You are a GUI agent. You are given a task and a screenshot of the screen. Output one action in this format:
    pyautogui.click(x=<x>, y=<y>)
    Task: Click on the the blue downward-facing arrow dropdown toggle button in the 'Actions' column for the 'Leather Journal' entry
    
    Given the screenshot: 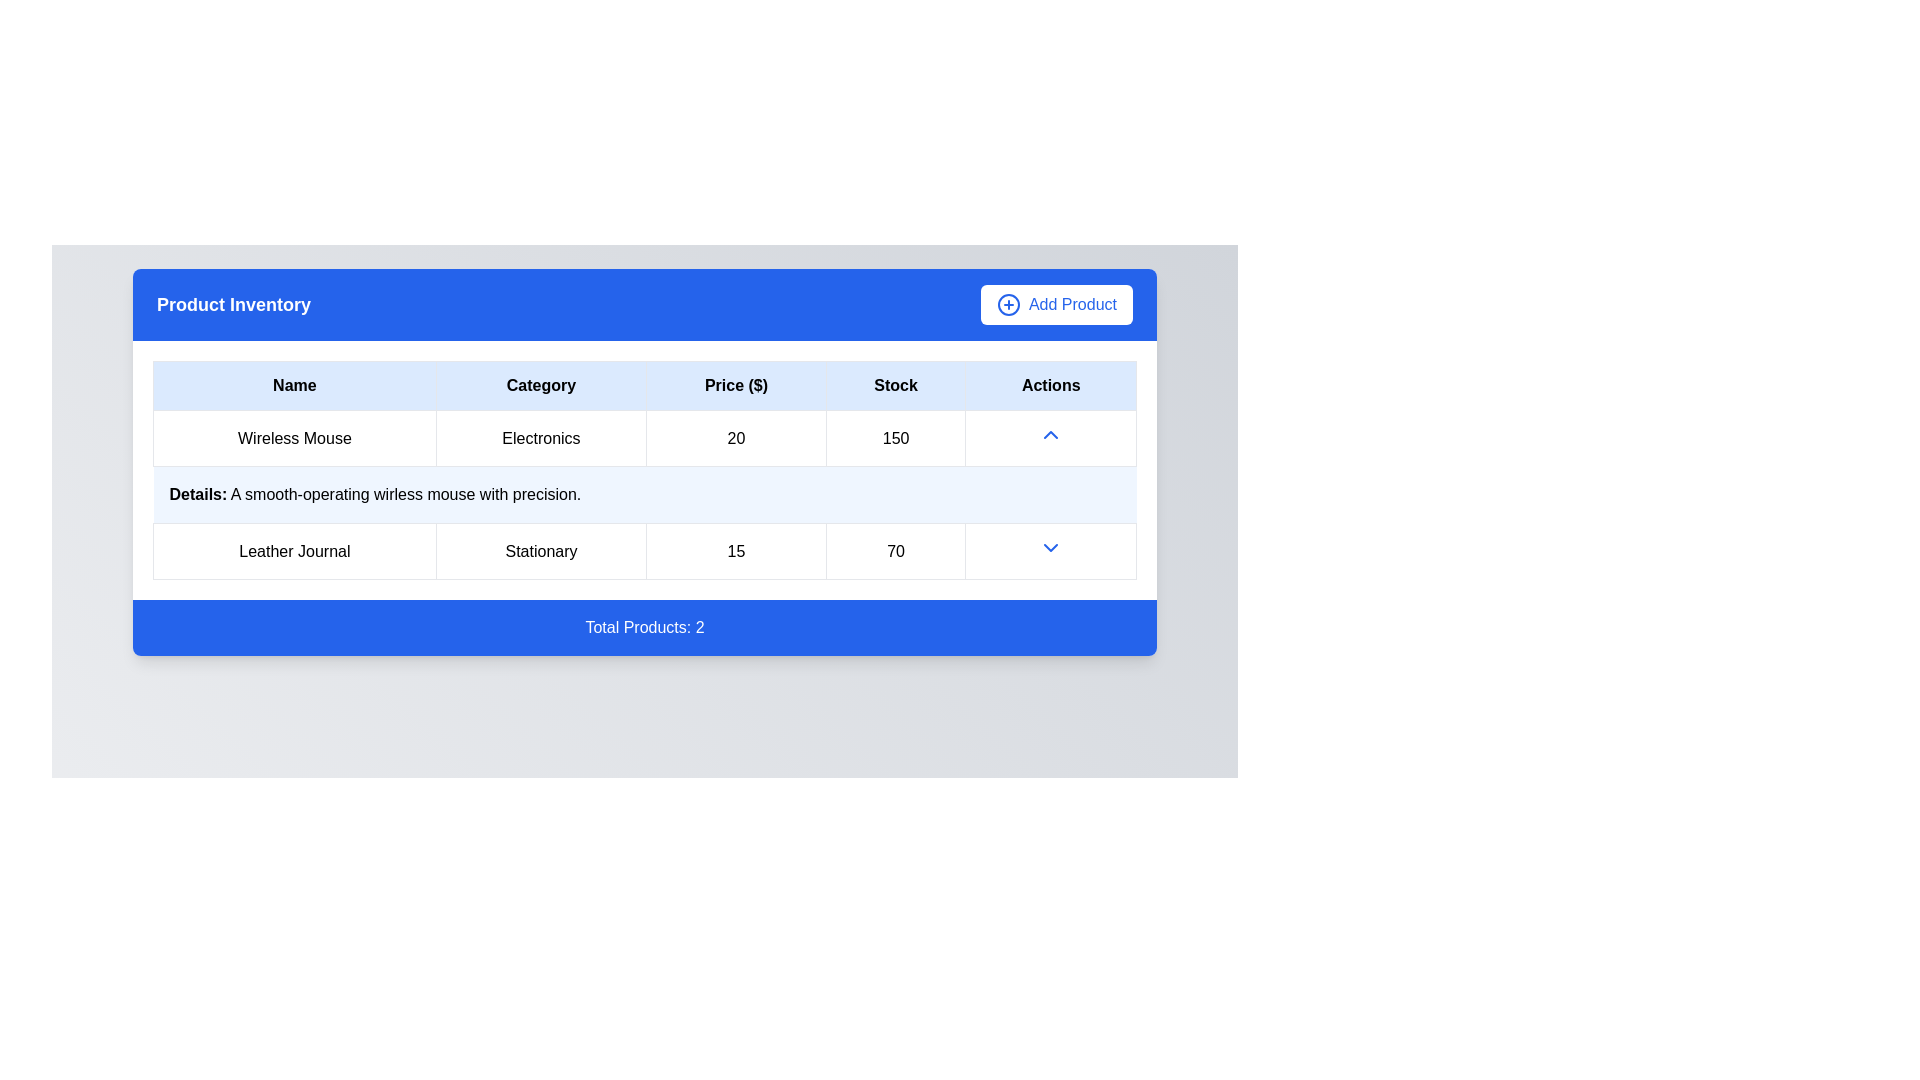 What is the action you would take?
    pyautogui.click(x=1050, y=551)
    